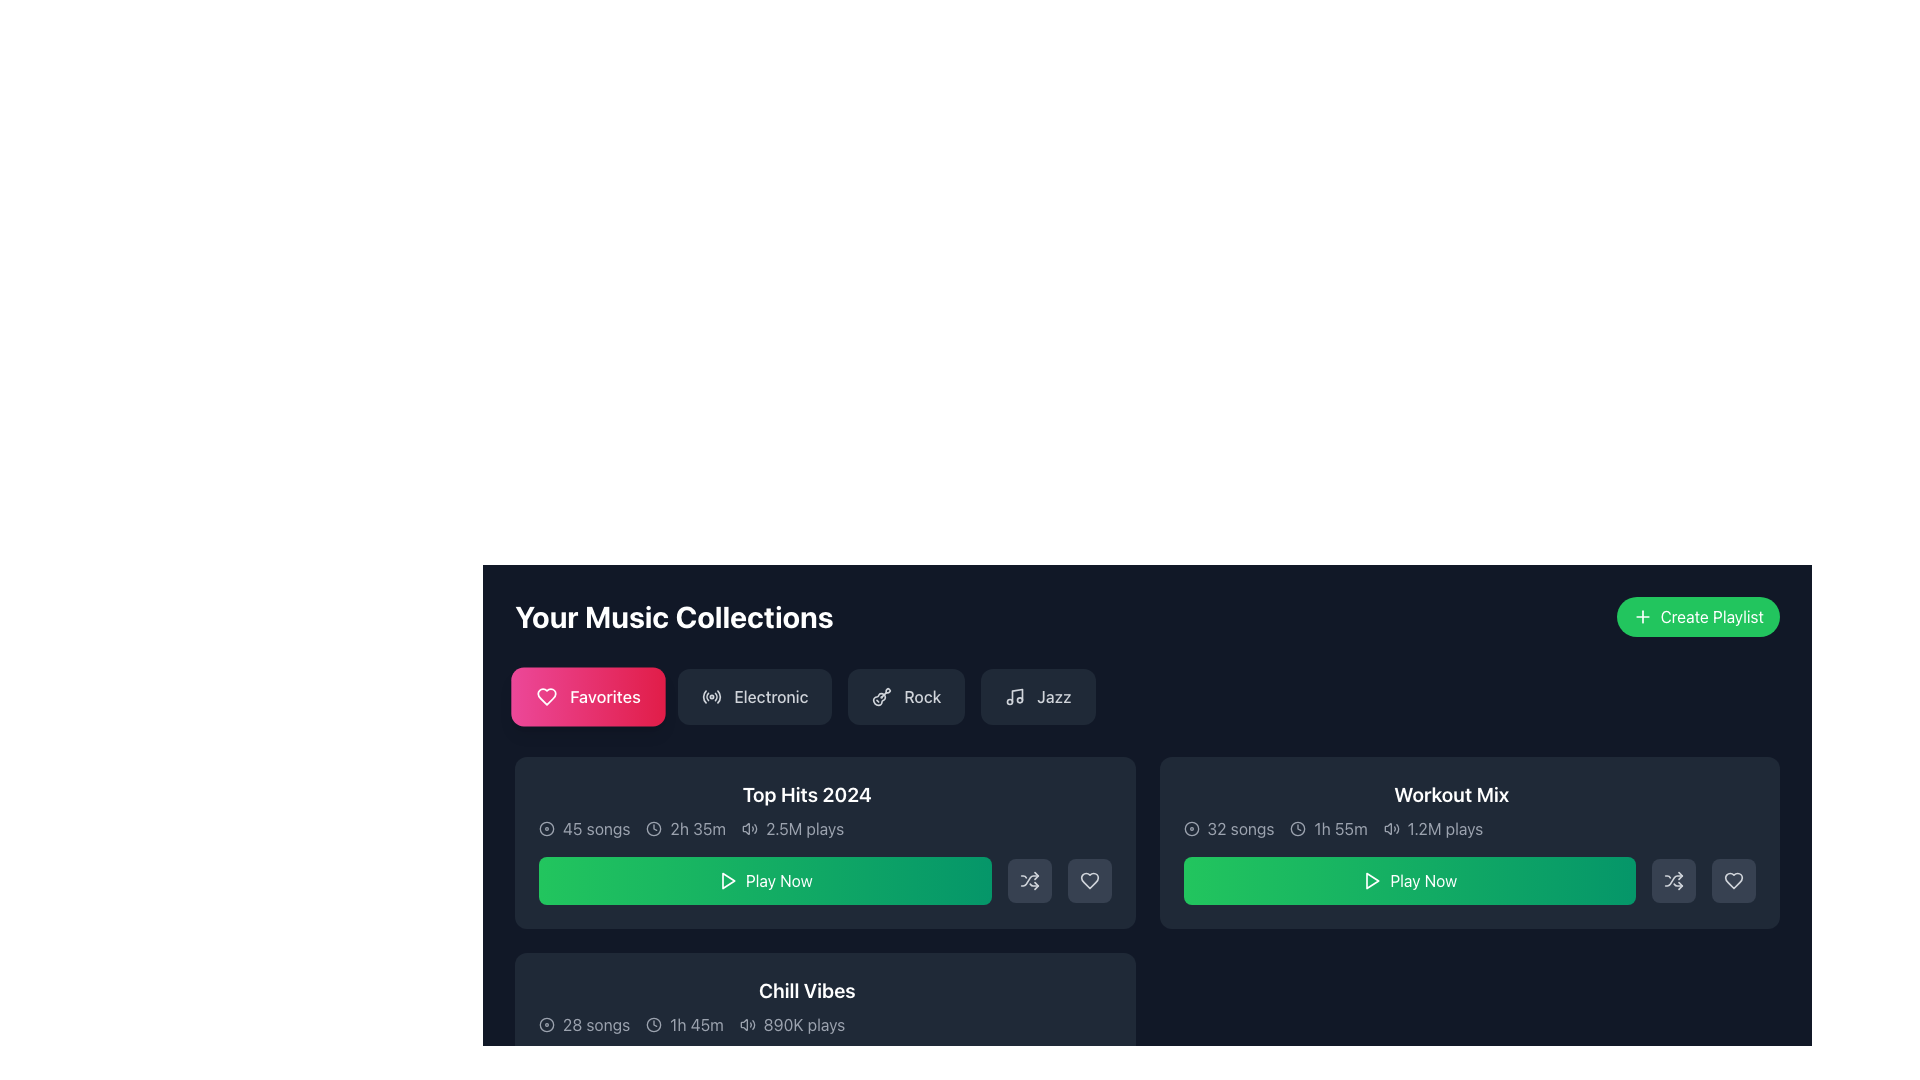 The height and width of the screenshot is (1080, 1920). I want to click on the text label stating '32 songs' located in the 'Workout Mix' card's header, which is adjacent to the disc icon symbolizing music tracks, so click(1227, 829).